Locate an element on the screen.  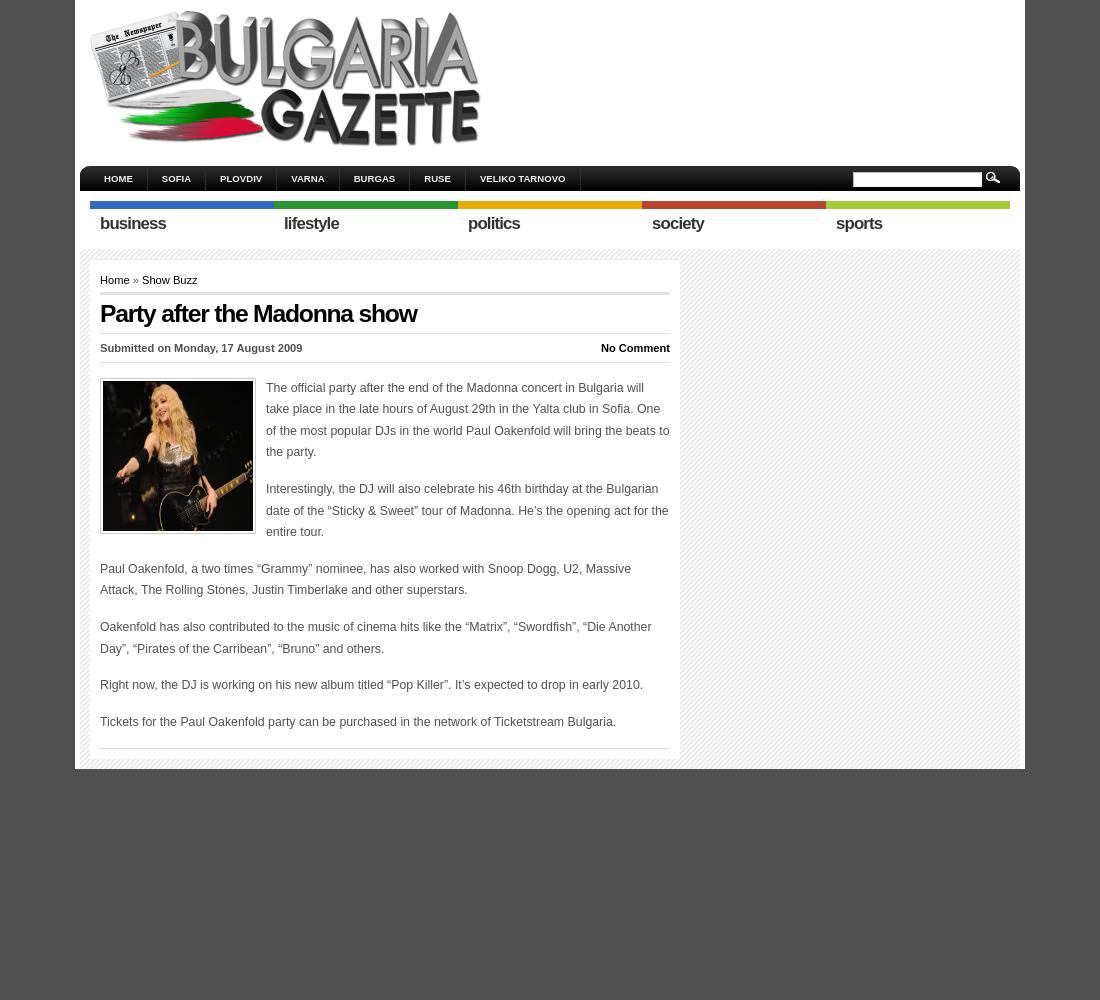
'Varna' is located at coordinates (306, 178).